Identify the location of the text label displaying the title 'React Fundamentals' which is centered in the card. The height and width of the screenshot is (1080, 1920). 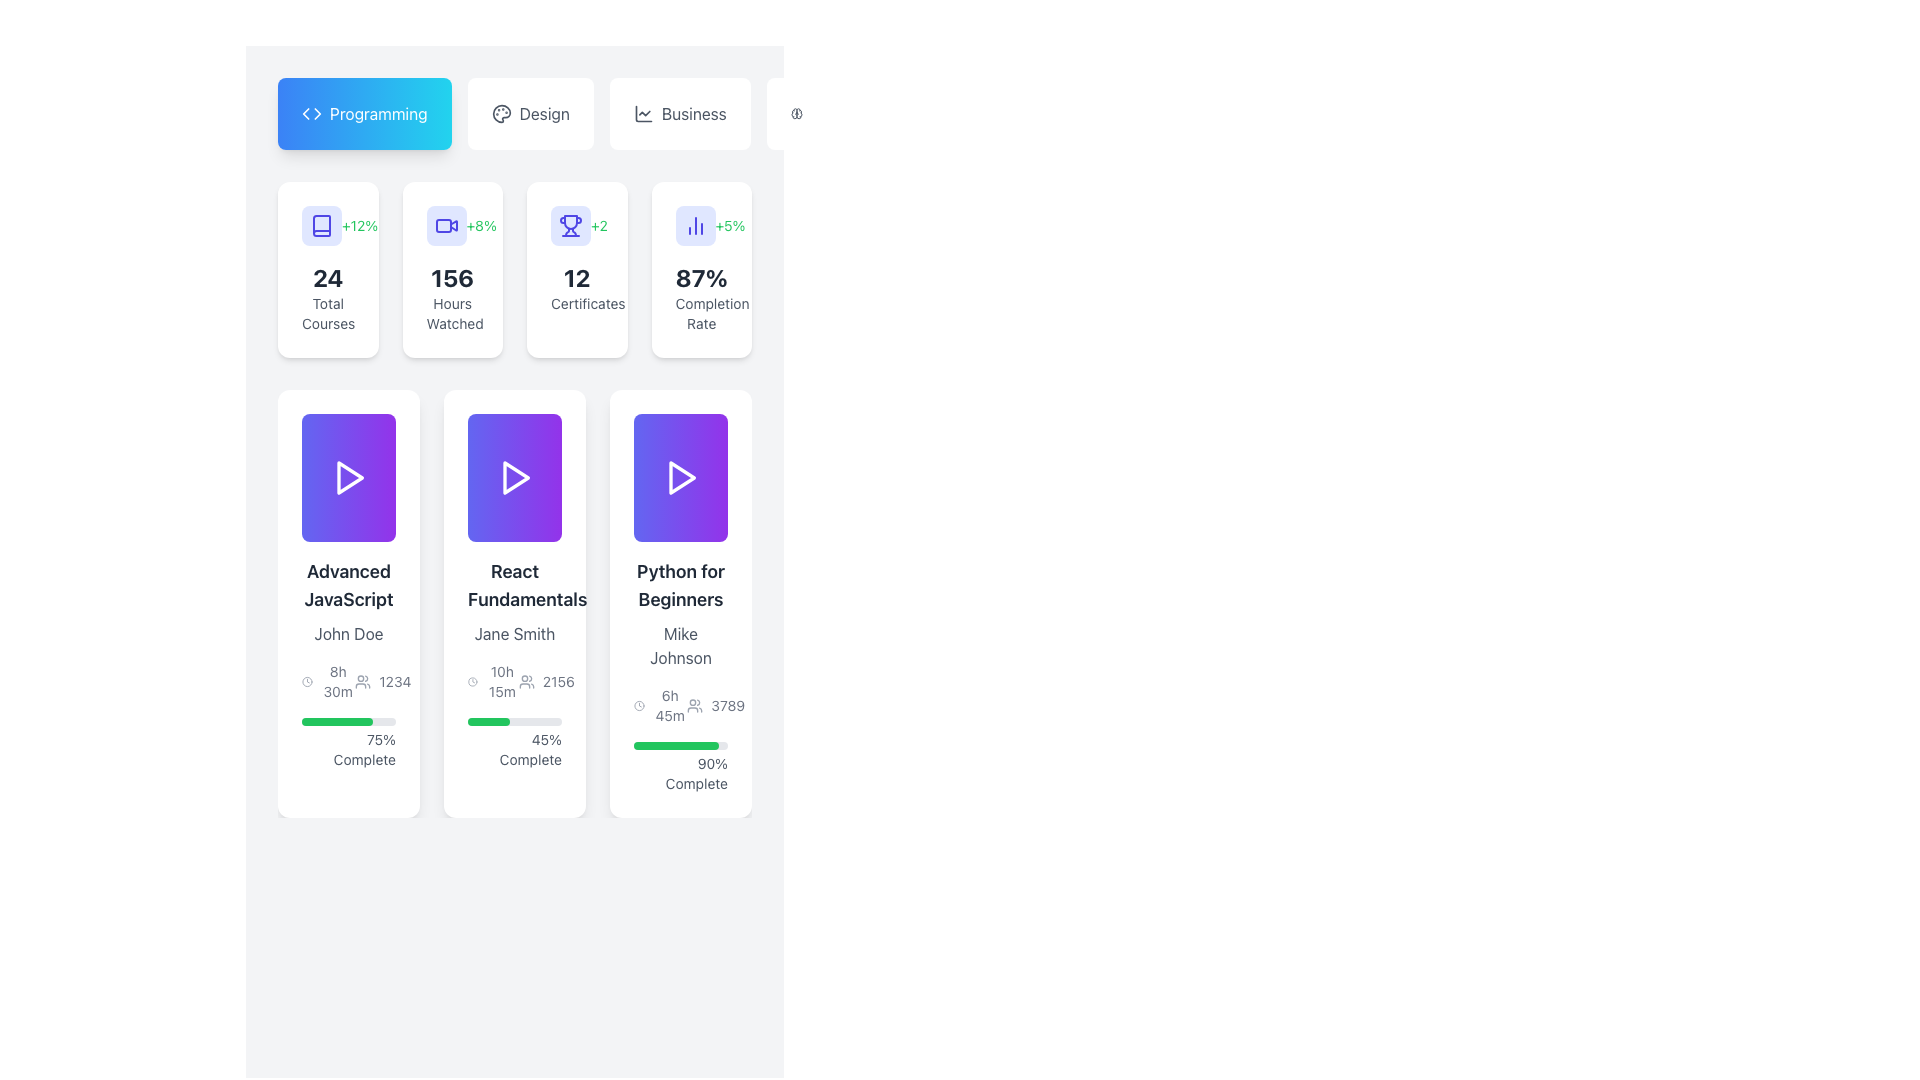
(514, 585).